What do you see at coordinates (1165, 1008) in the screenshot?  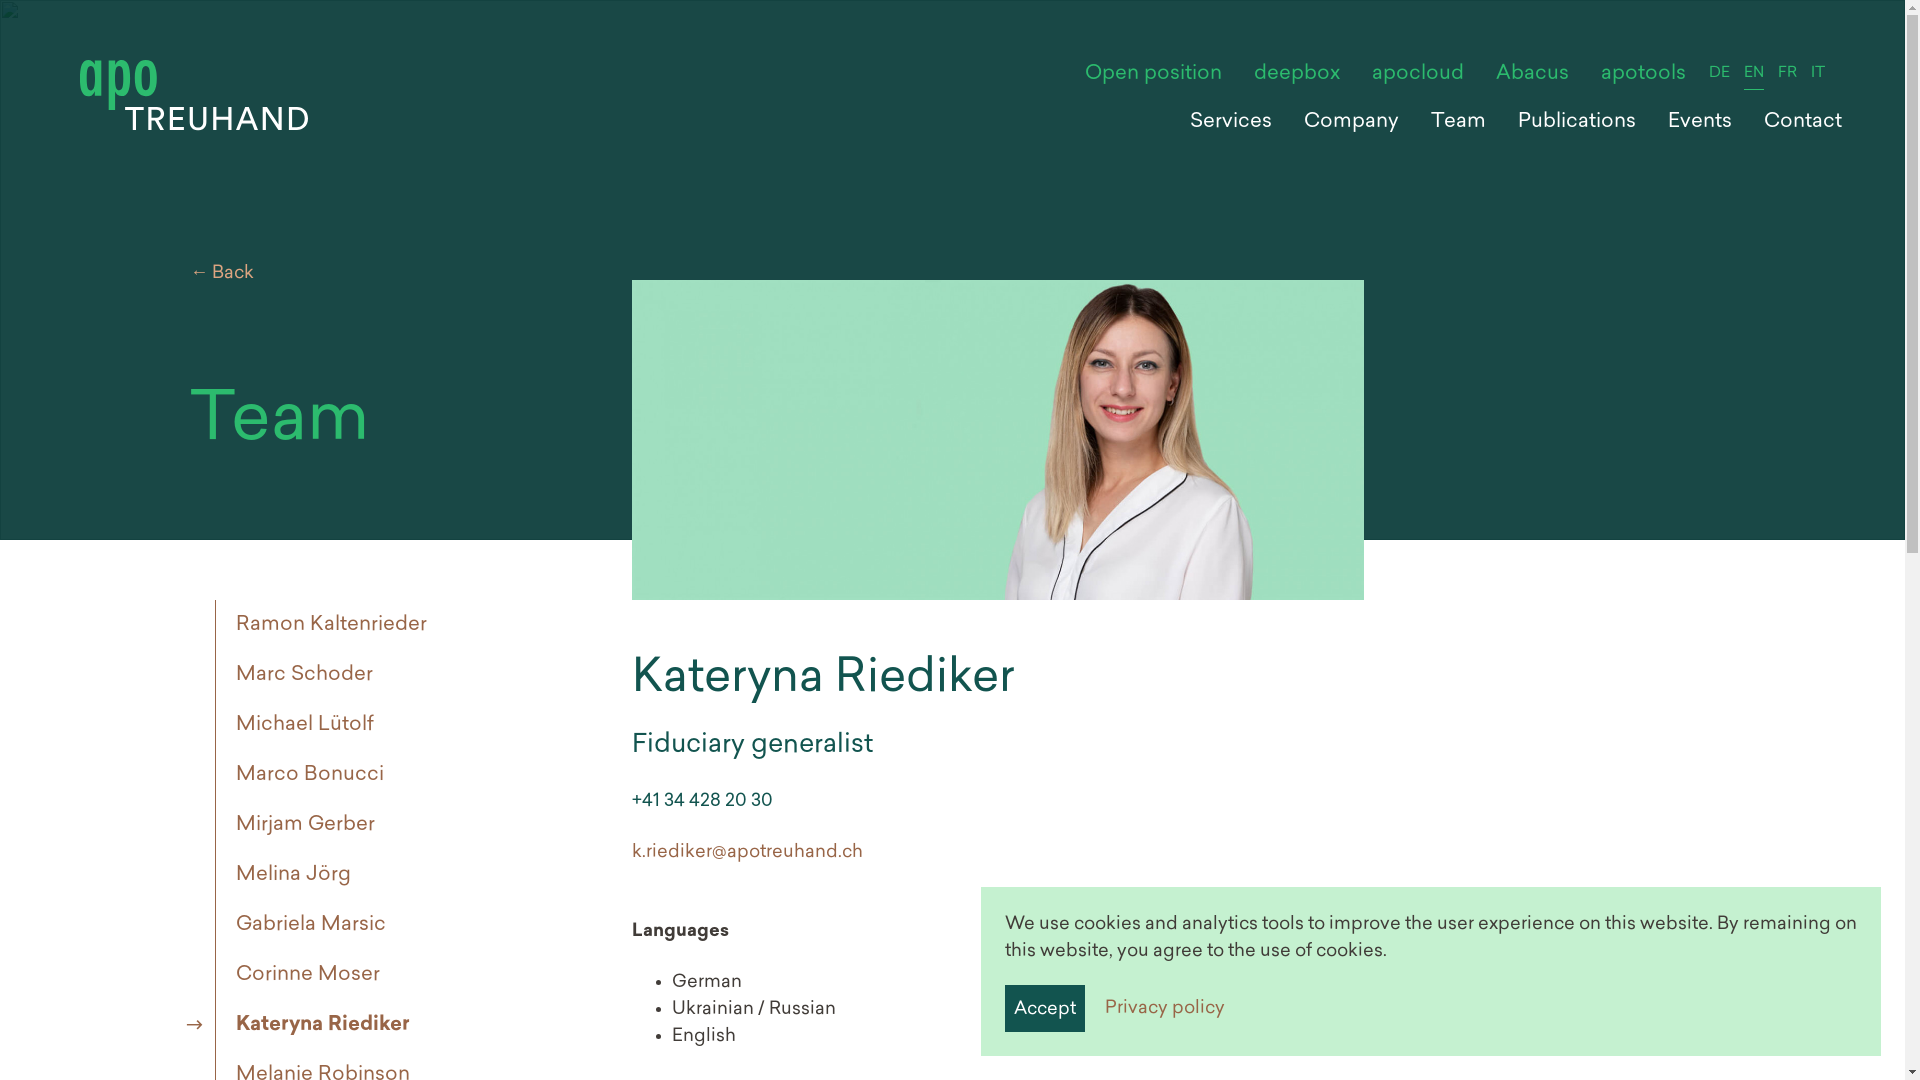 I see `'Privacy policy'` at bounding box center [1165, 1008].